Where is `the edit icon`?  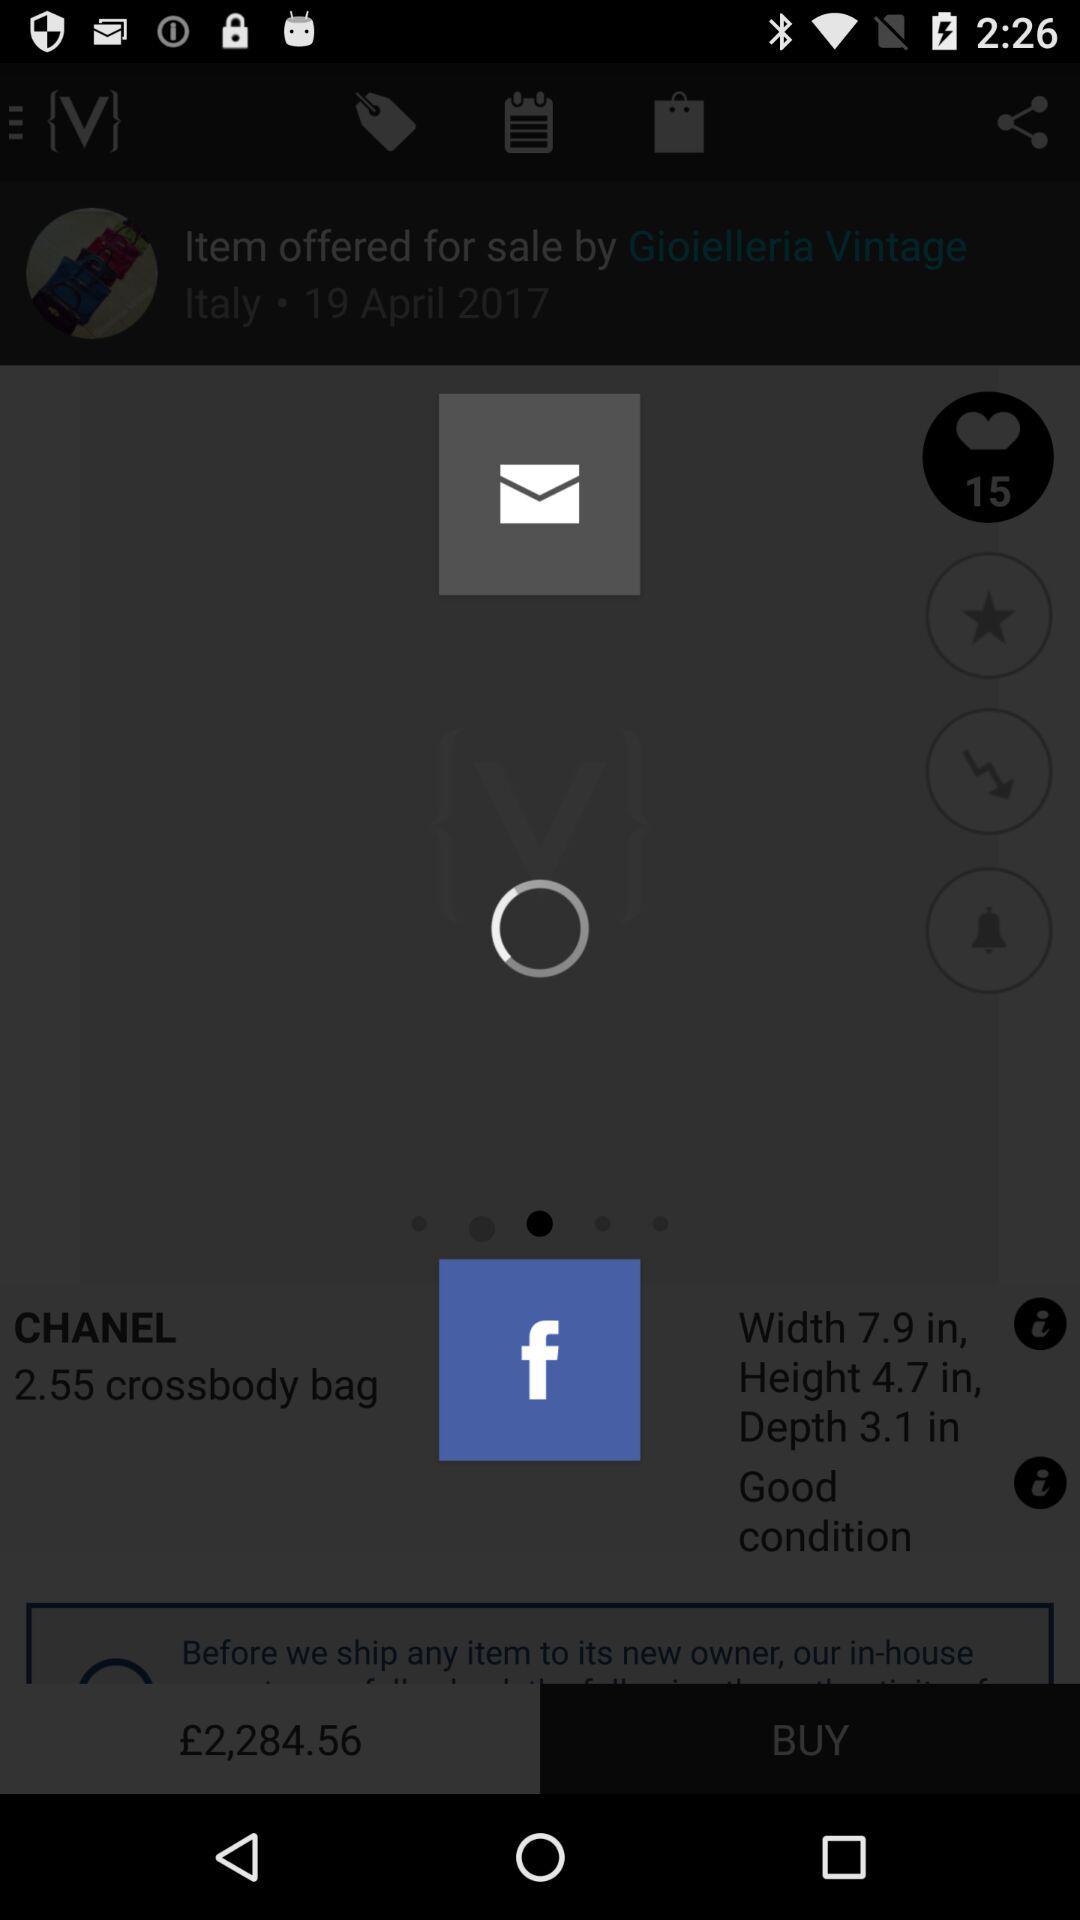 the edit icon is located at coordinates (91, 291).